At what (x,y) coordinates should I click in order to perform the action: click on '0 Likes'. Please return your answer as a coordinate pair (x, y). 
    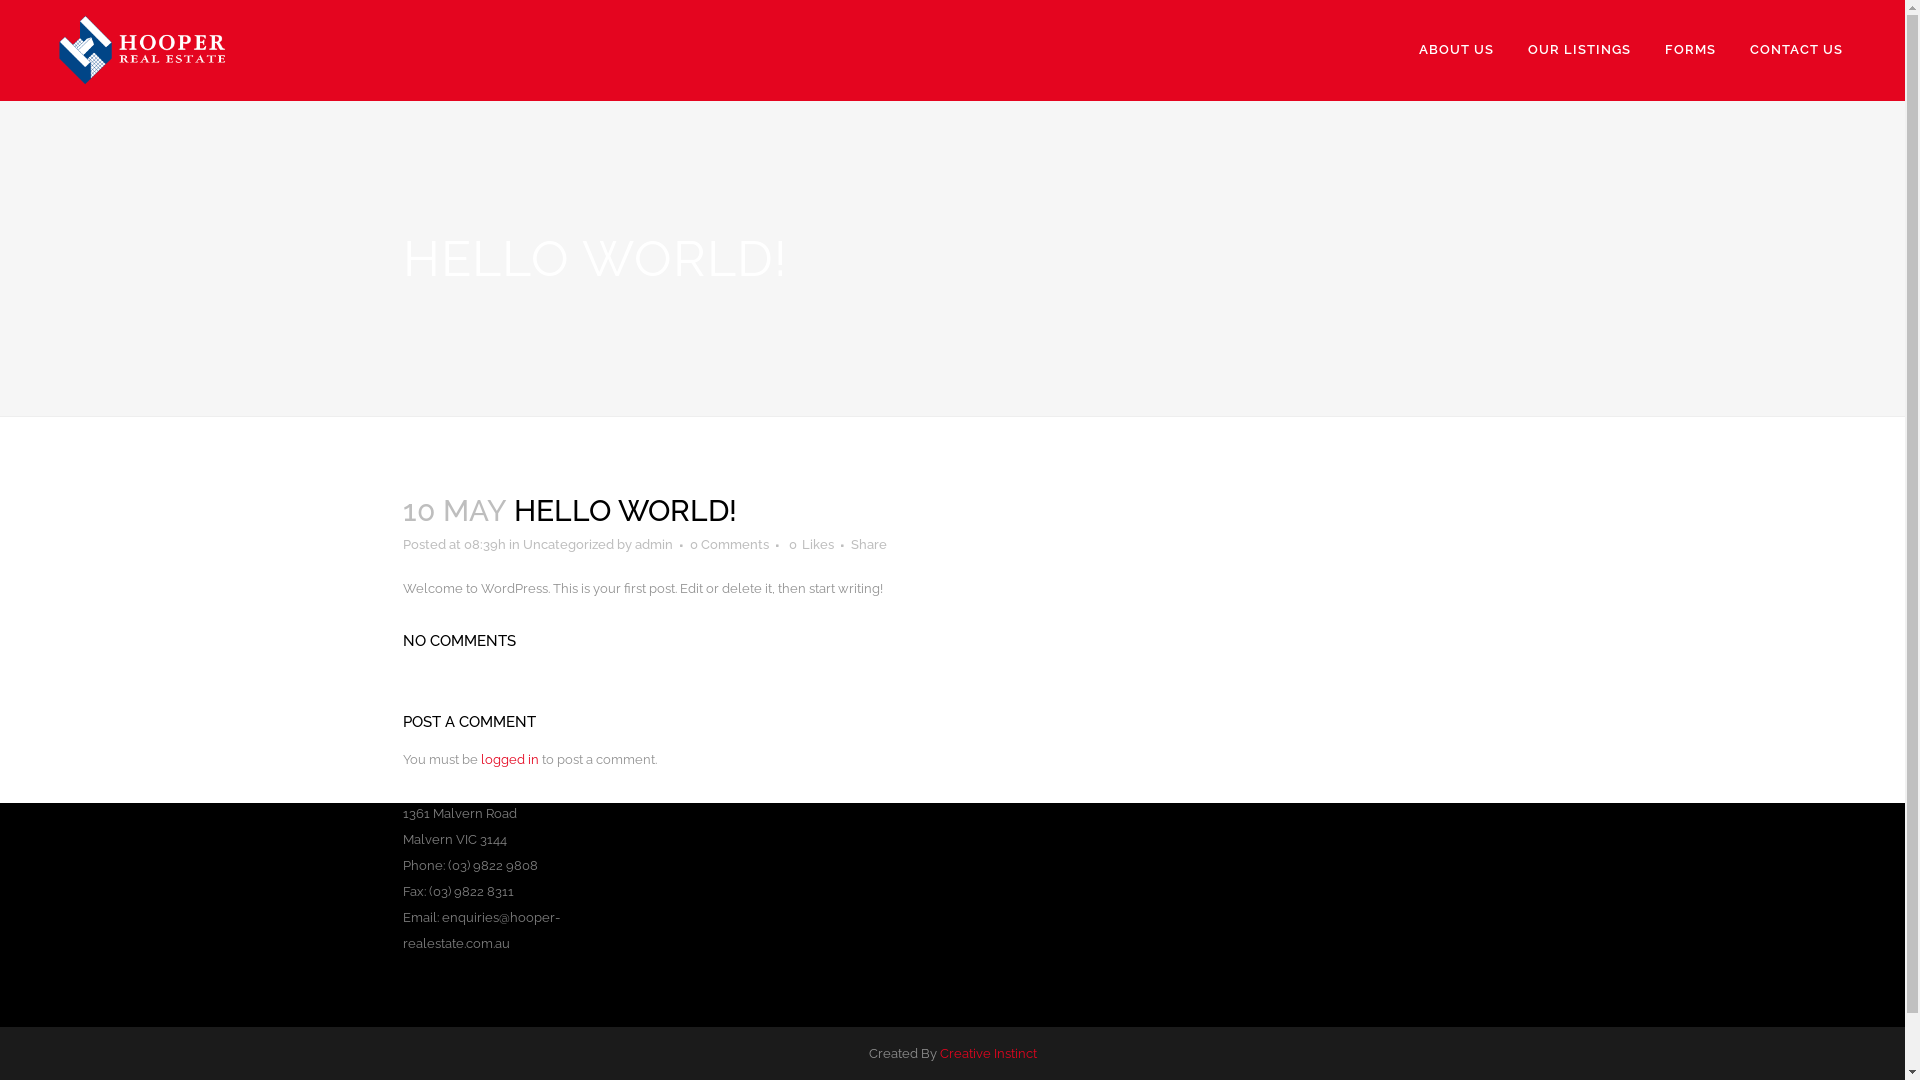
    Looking at the image, I should click on (810, 544).